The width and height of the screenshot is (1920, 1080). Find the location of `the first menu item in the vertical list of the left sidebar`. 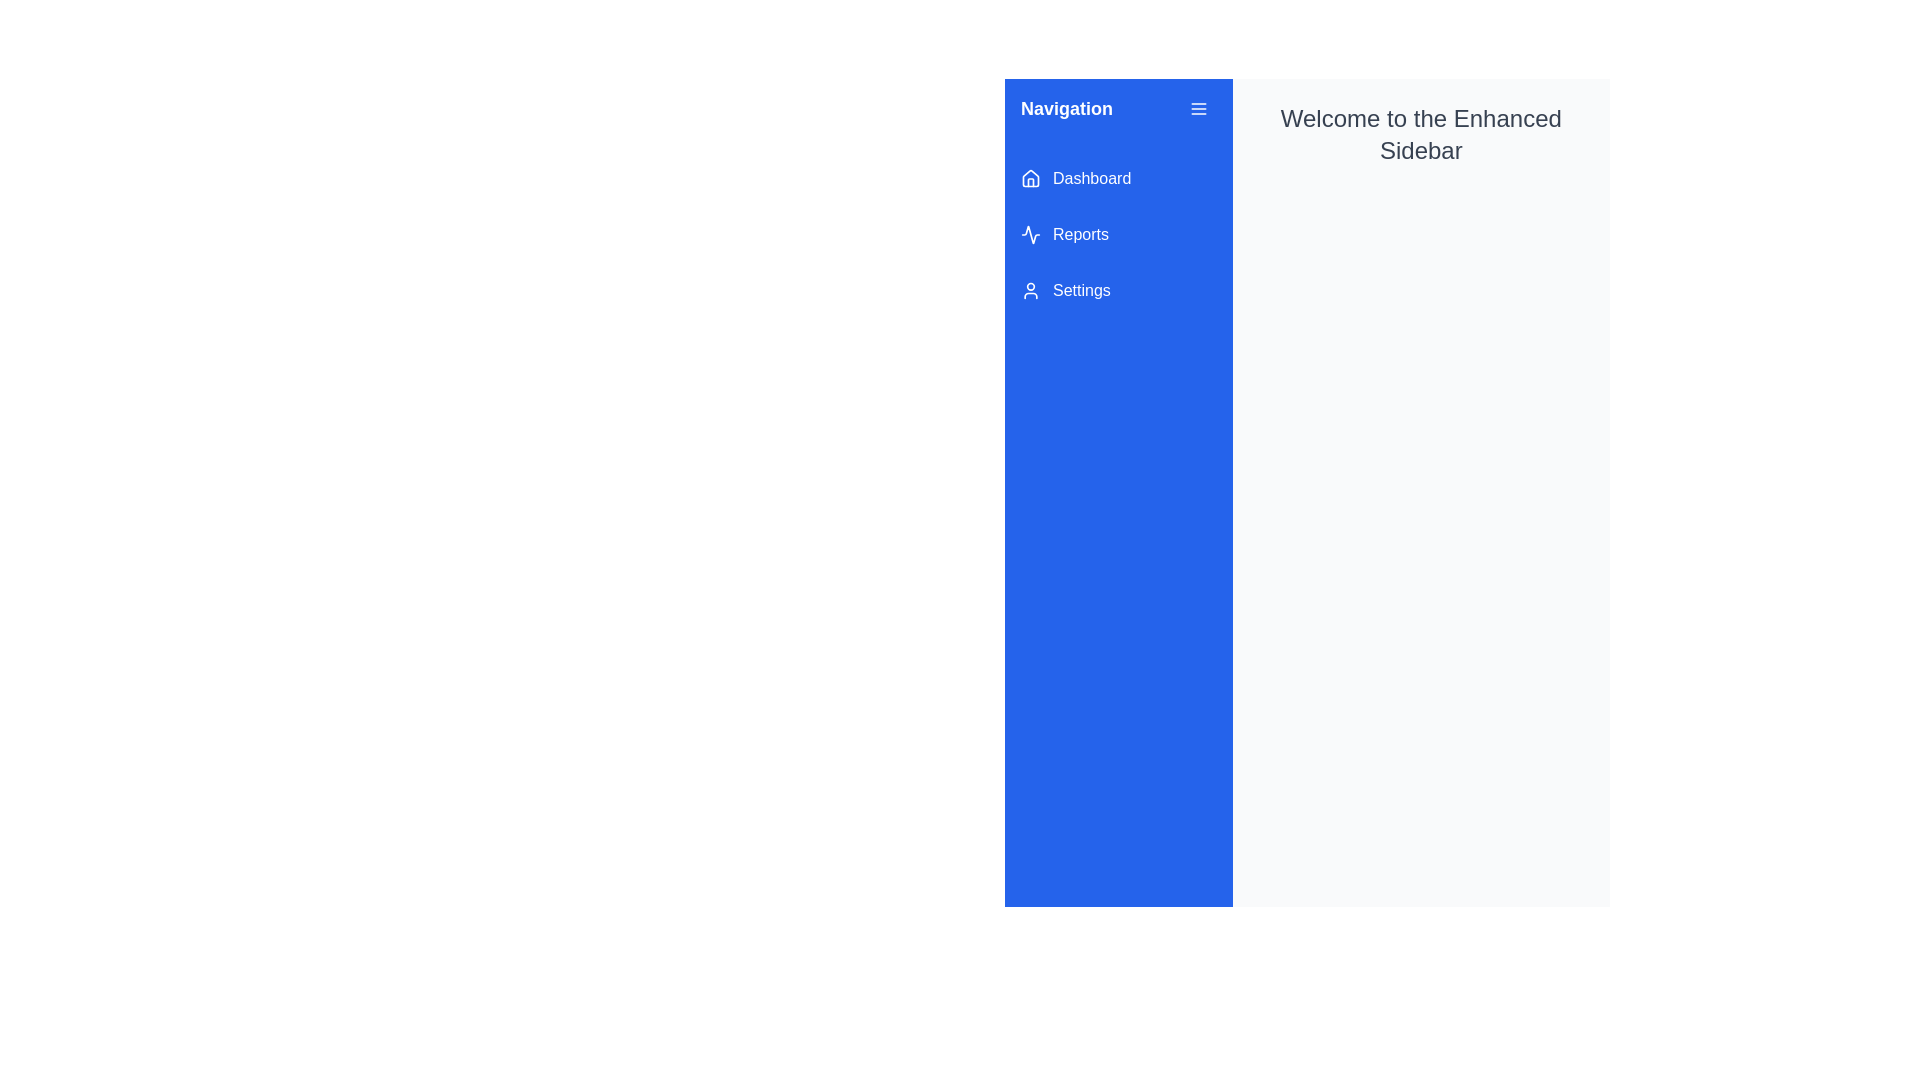

the first menu item in the vertical list of the left sidebar is located at coordinates (1117, 177).